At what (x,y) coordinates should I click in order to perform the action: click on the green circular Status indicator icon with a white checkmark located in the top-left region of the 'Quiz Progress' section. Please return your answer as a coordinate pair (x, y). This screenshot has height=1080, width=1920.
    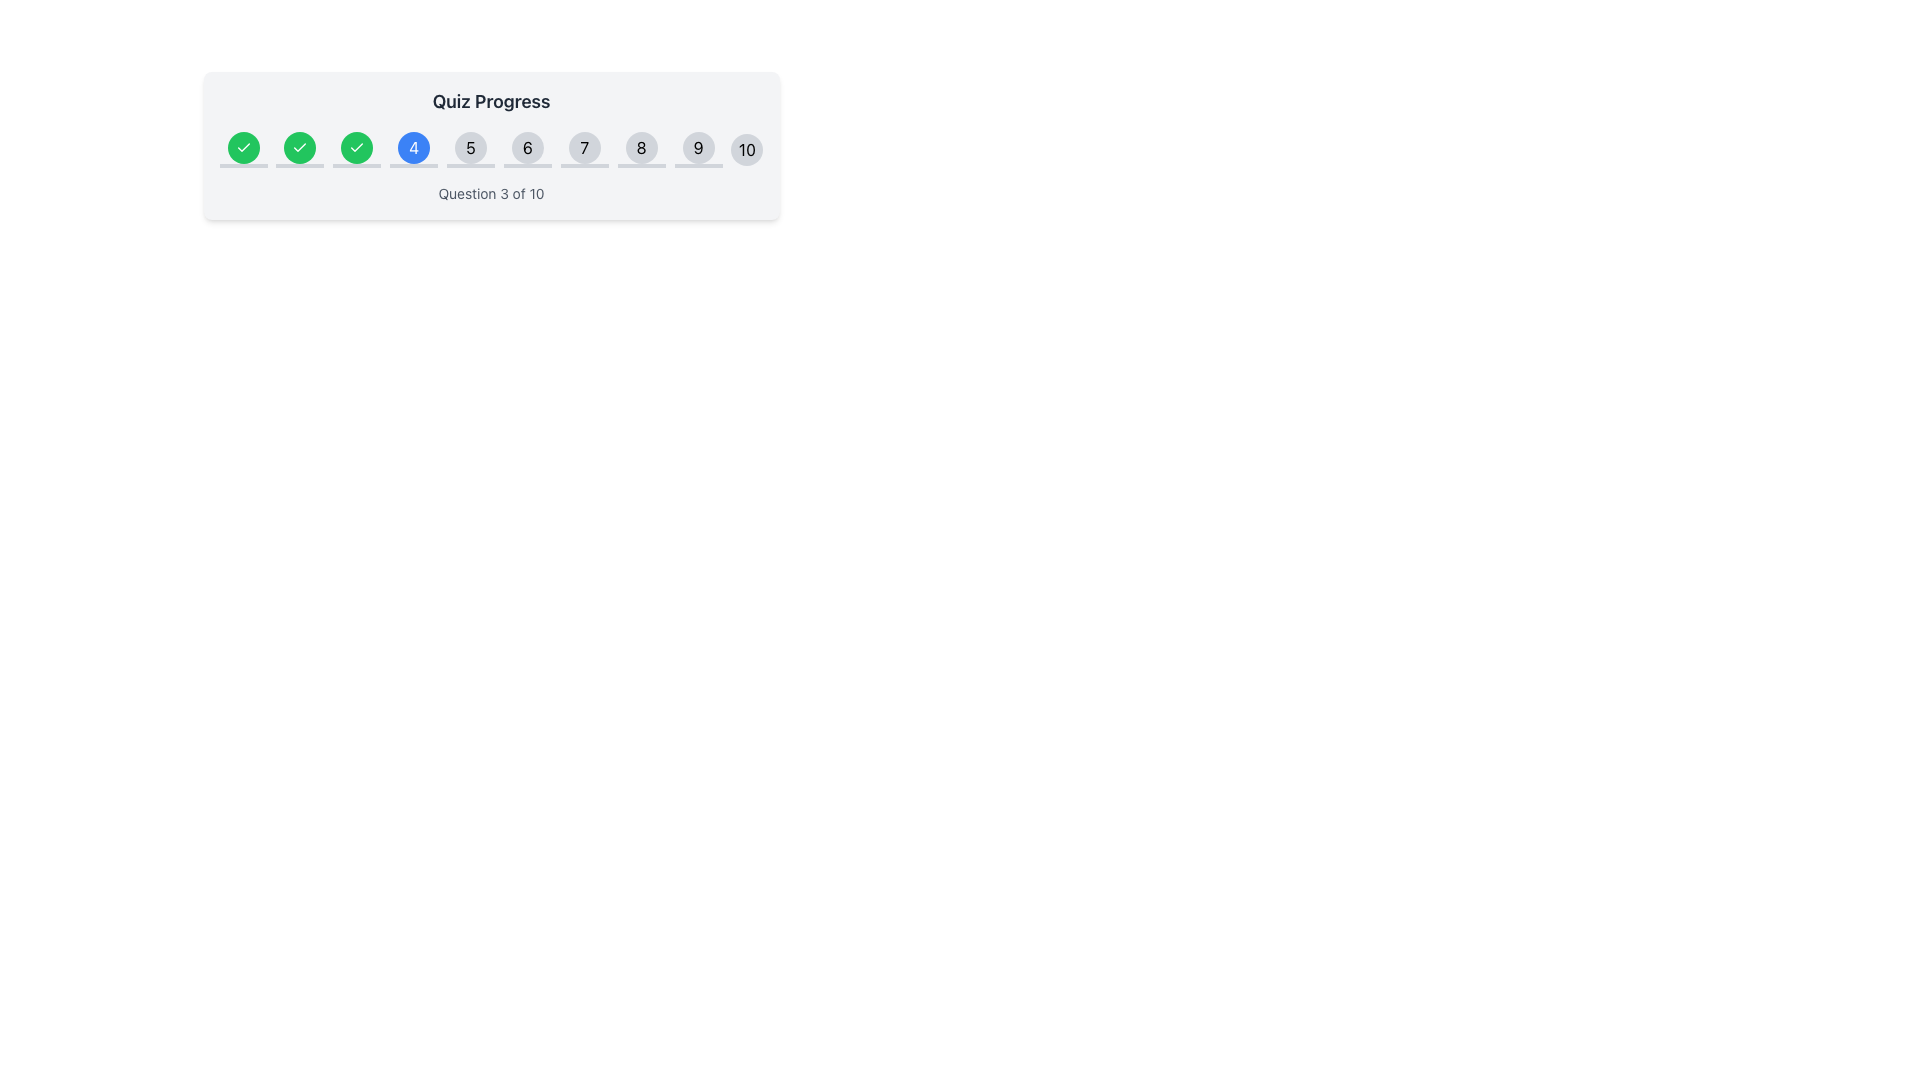
    Looking at the image, I should click on (242, 146).